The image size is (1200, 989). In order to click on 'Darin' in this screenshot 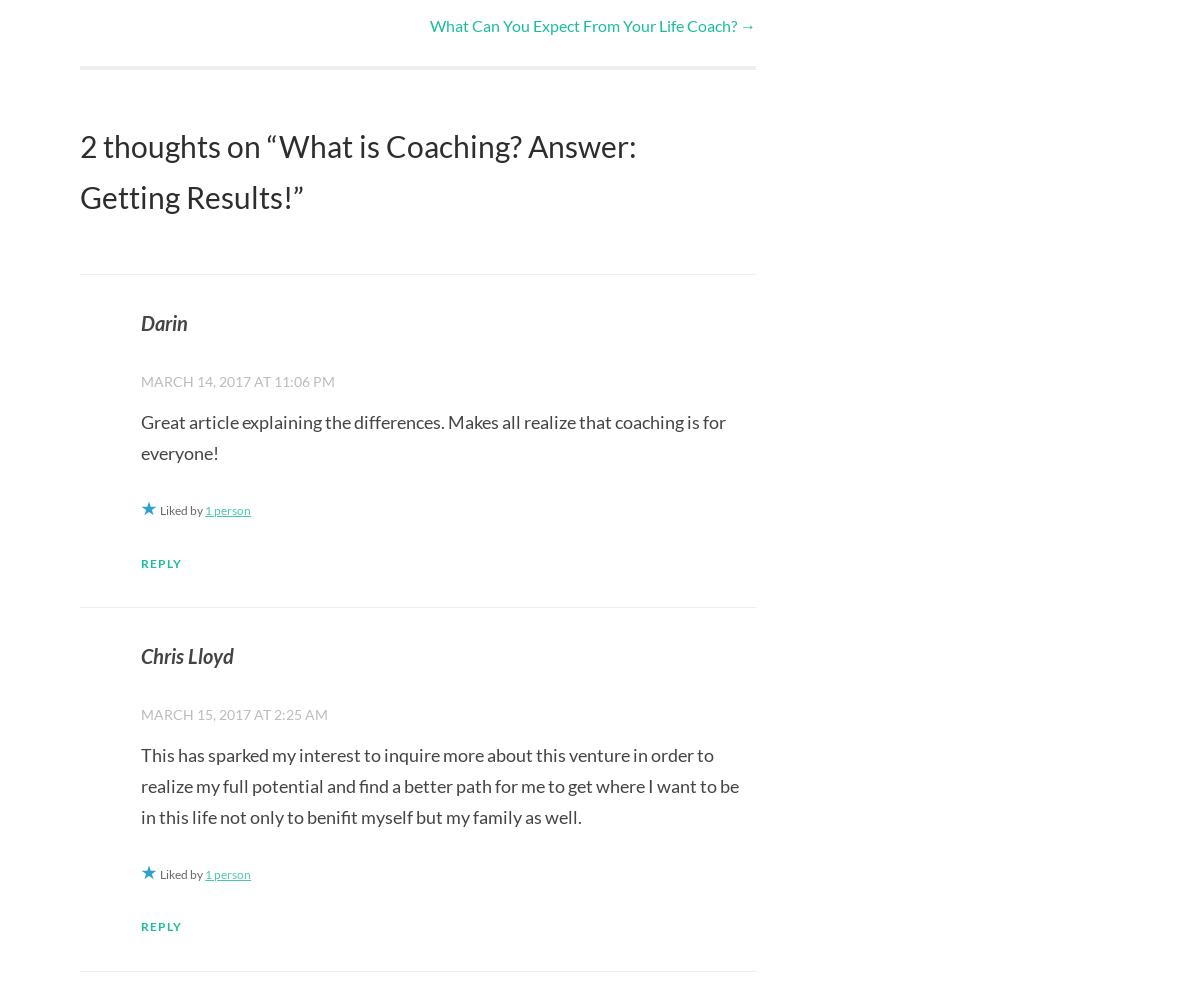, I will do `click(163, 322)`.